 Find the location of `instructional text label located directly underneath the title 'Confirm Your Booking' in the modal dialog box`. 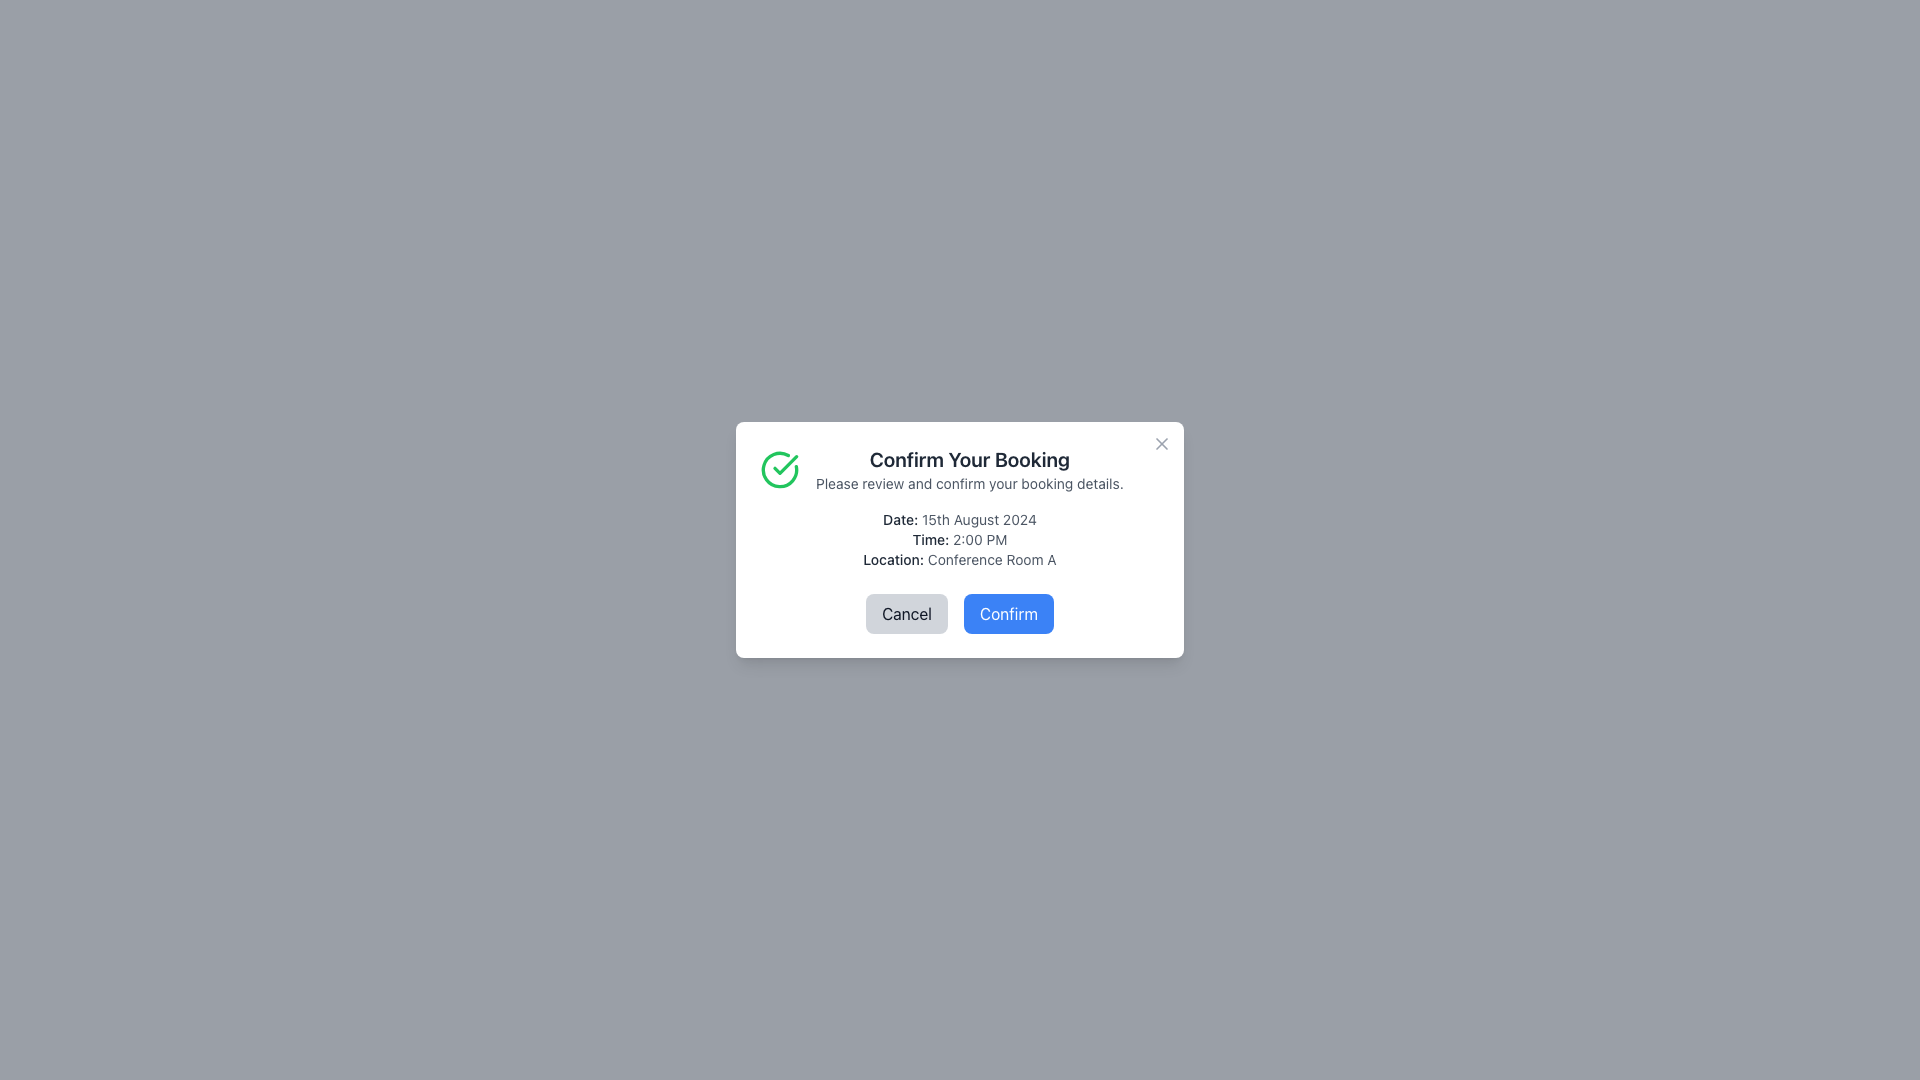

instructional text label located directly underneath the title 'Confirm Your Booking' in the modal dialog box is located at coordinates (969, 483).